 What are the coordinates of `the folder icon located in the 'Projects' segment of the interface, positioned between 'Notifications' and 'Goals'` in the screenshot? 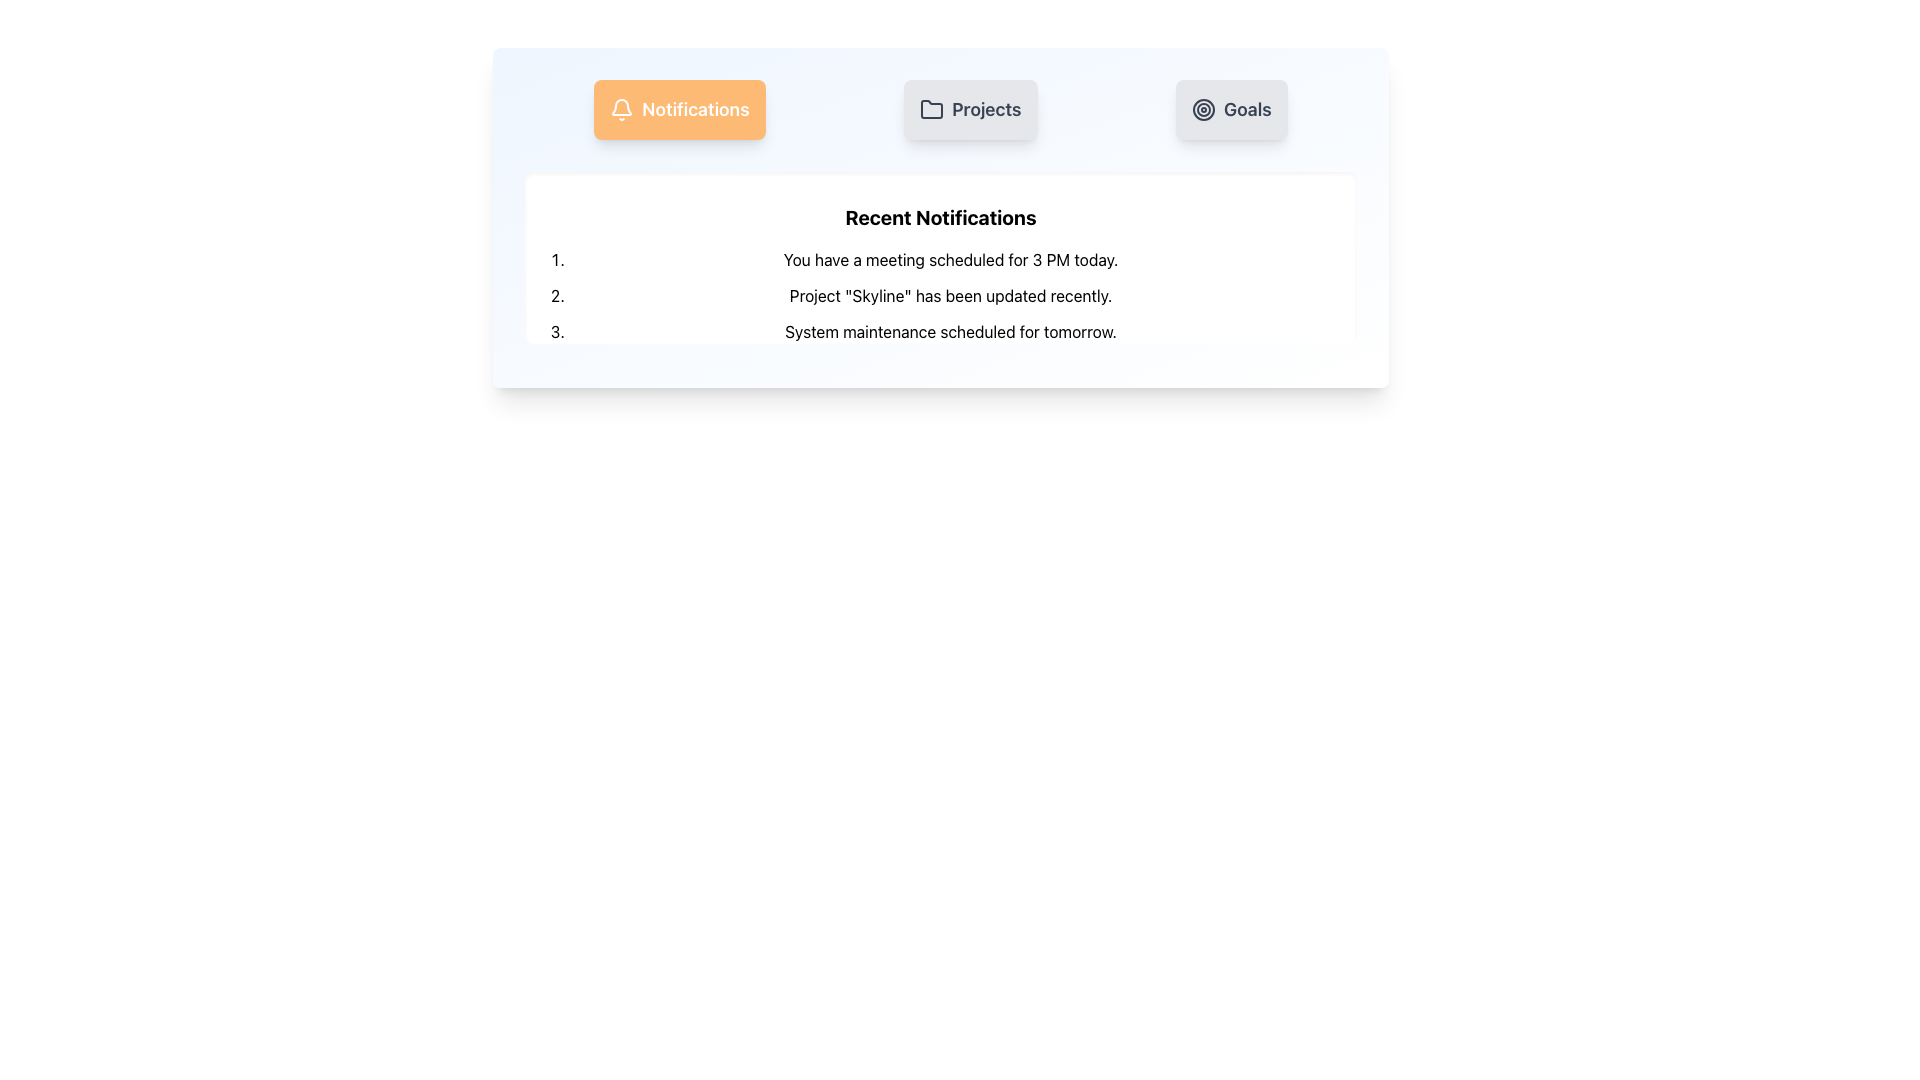 It's located at (931, 109).